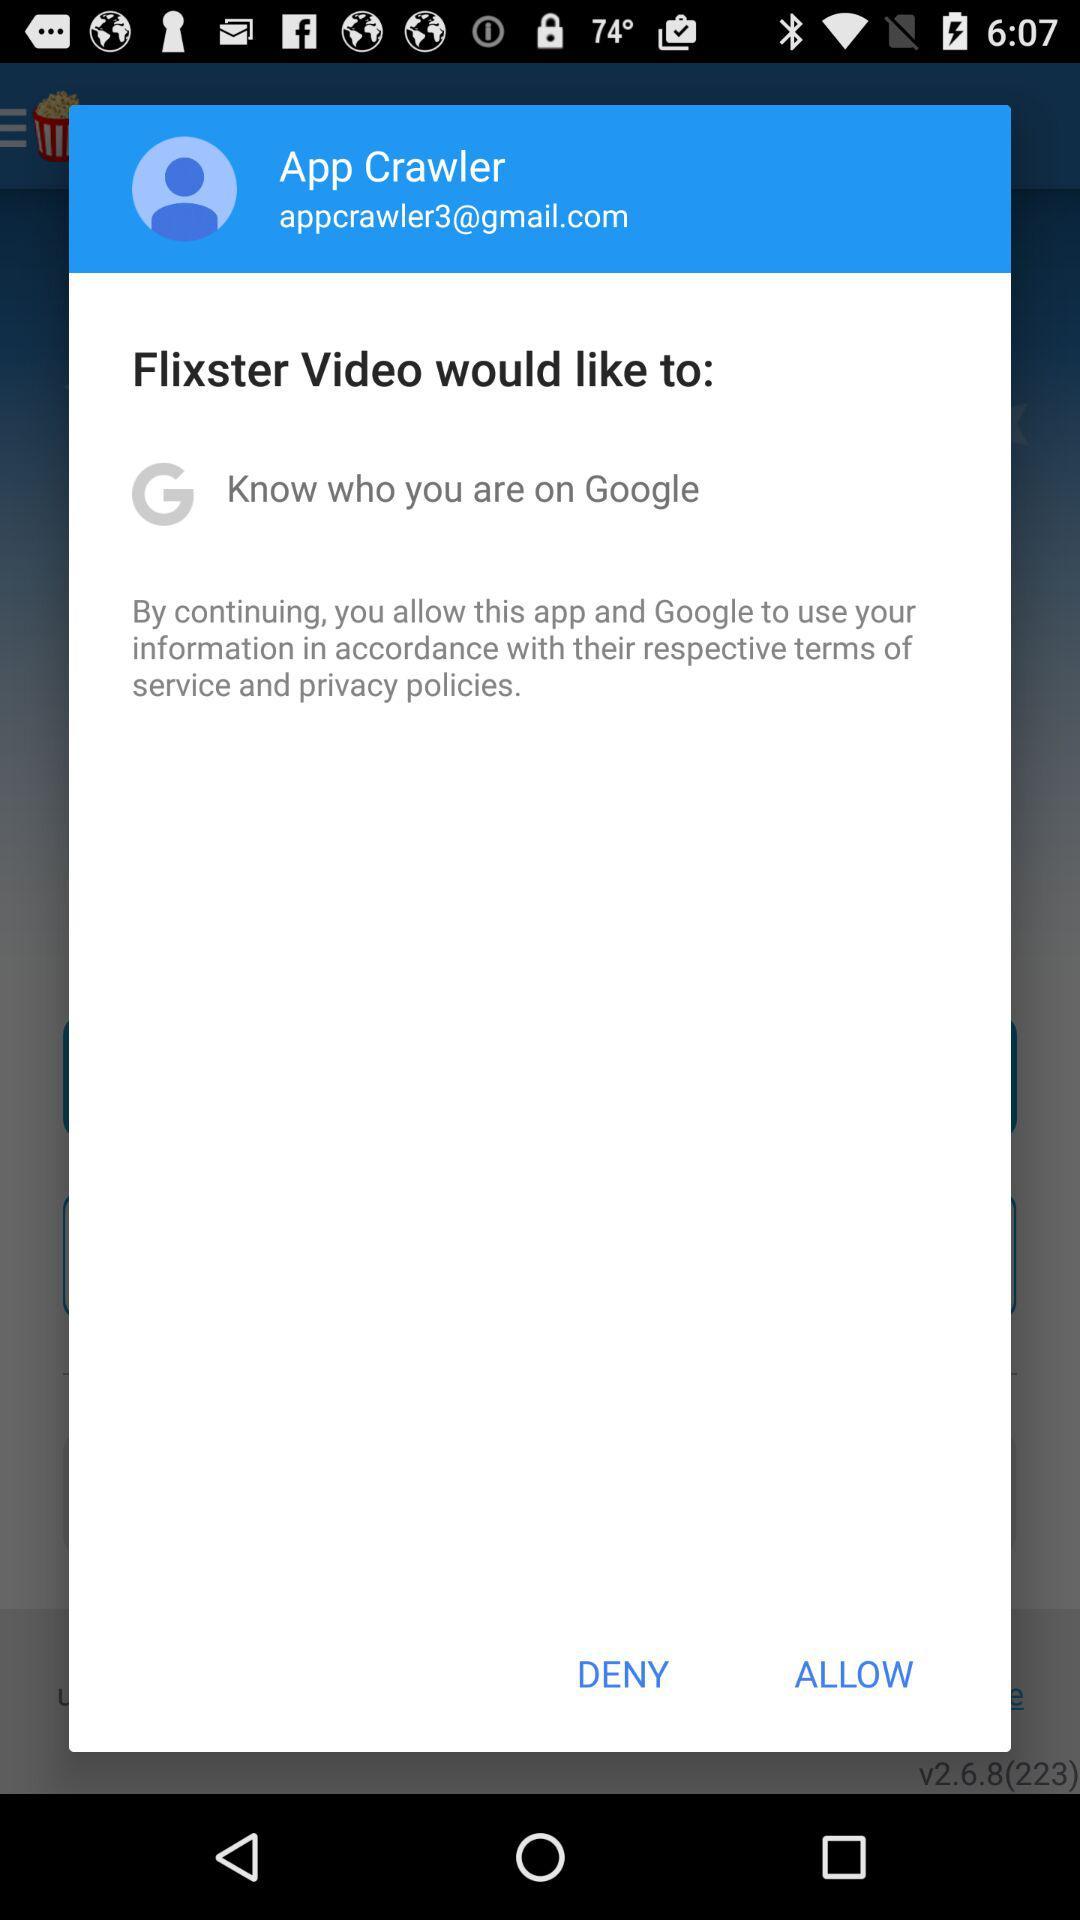 This screenshot has width=1080, height=1920. What do you see at coordinates (454, 214) in the screenshot?
I see `the item below app crawler` at bounding box center [454, 214].